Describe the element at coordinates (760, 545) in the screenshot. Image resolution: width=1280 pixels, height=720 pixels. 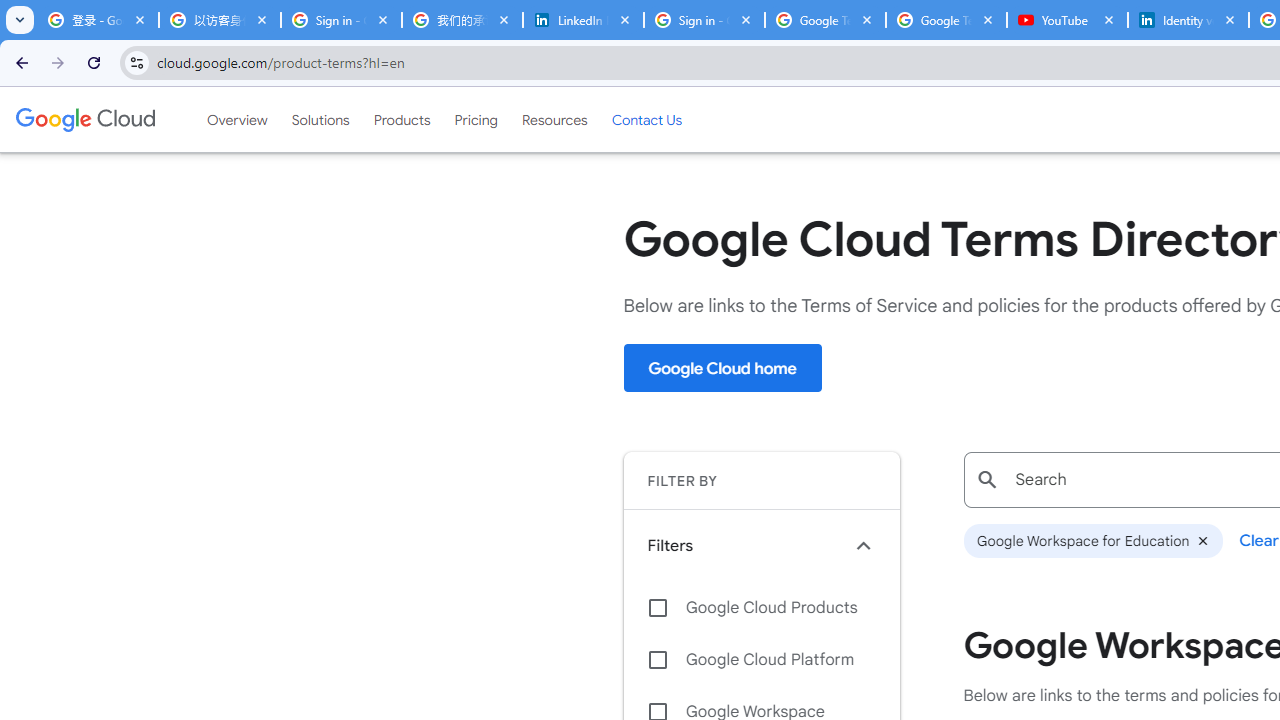
I see `'Filters keyboard_arrow_up'` at that location.